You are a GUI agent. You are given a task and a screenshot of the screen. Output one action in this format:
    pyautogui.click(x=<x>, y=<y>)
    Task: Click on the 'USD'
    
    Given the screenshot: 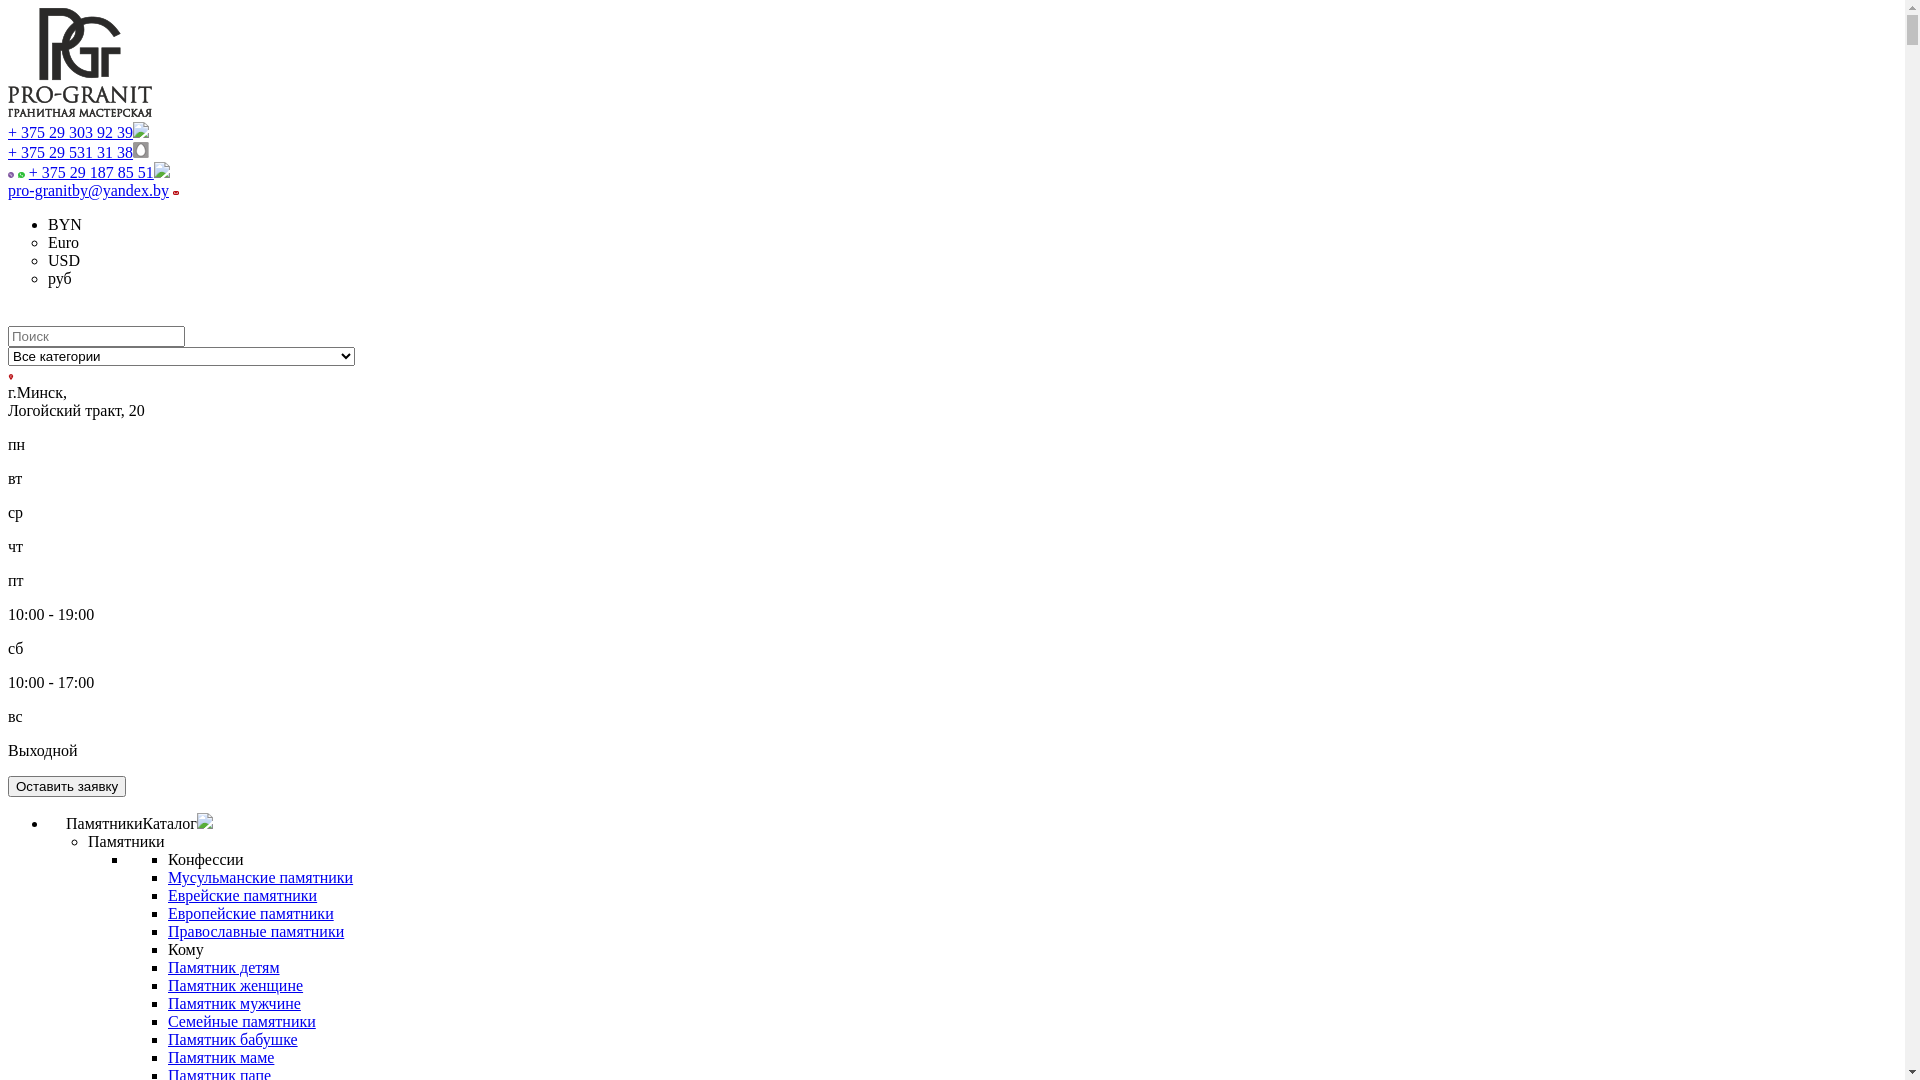 What is the action you would take?
    pyautogui.click(x=63, y=259)
    